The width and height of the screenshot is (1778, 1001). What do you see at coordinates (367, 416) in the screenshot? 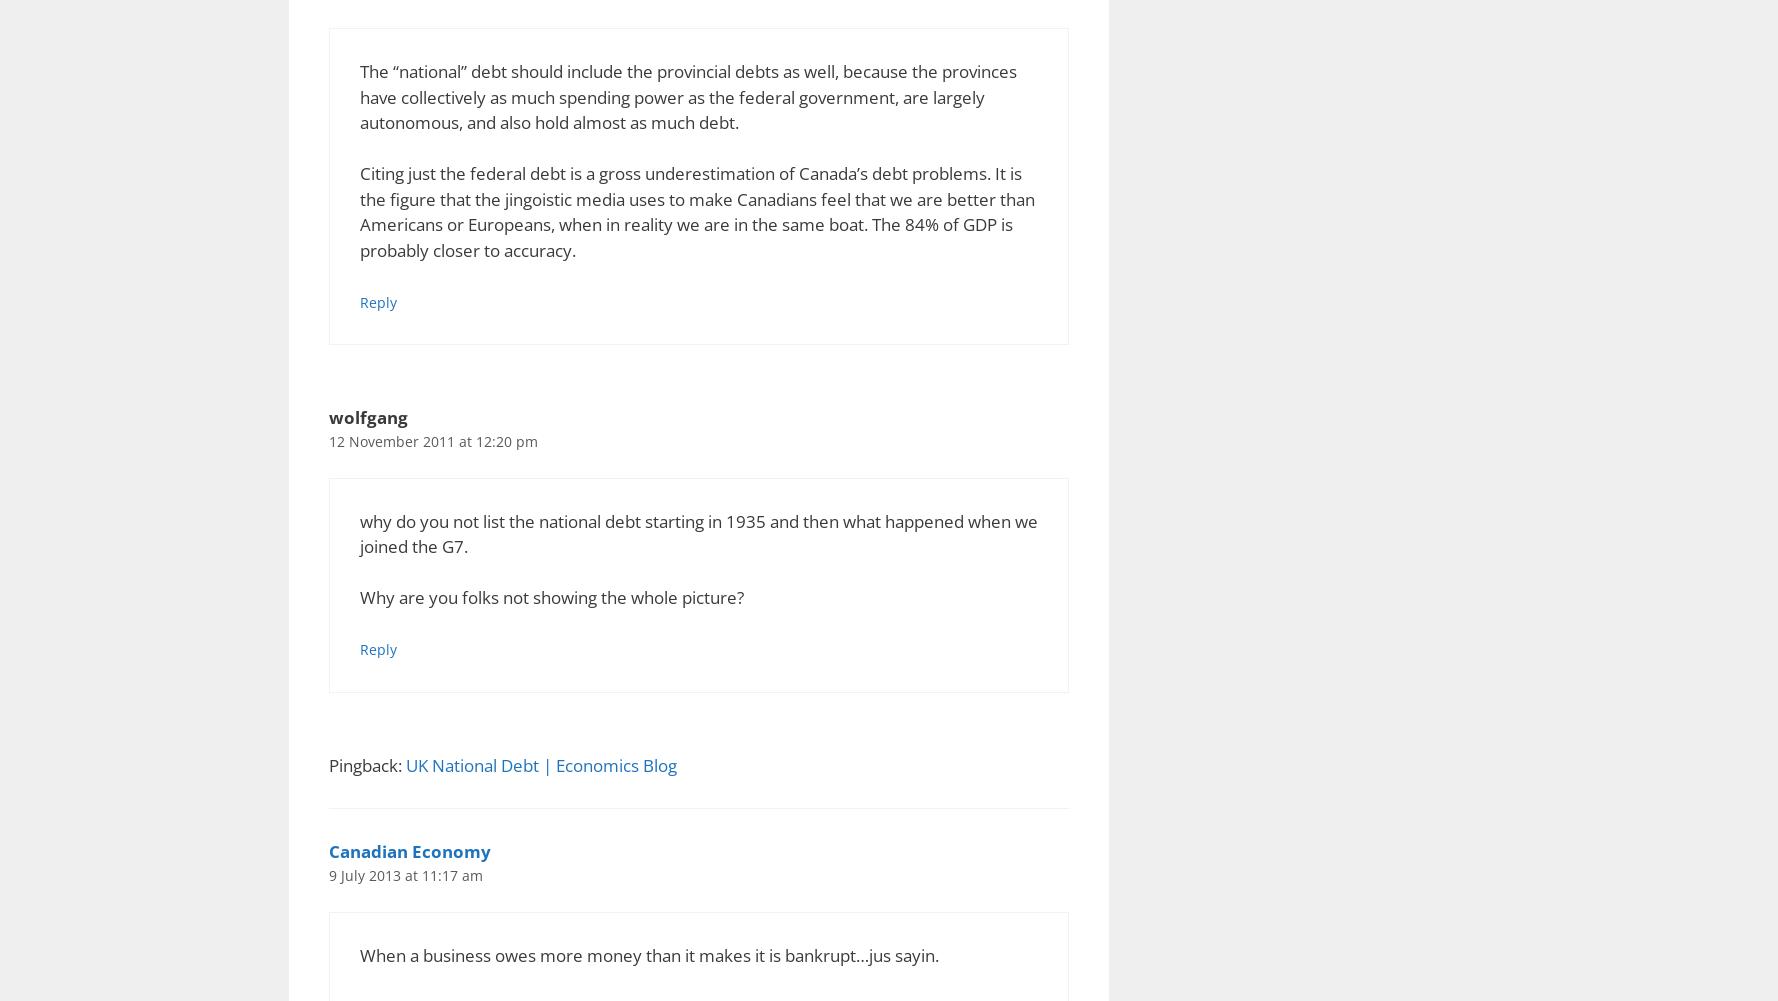
I see `'wolfgang'` at bounding box center [367, 416].